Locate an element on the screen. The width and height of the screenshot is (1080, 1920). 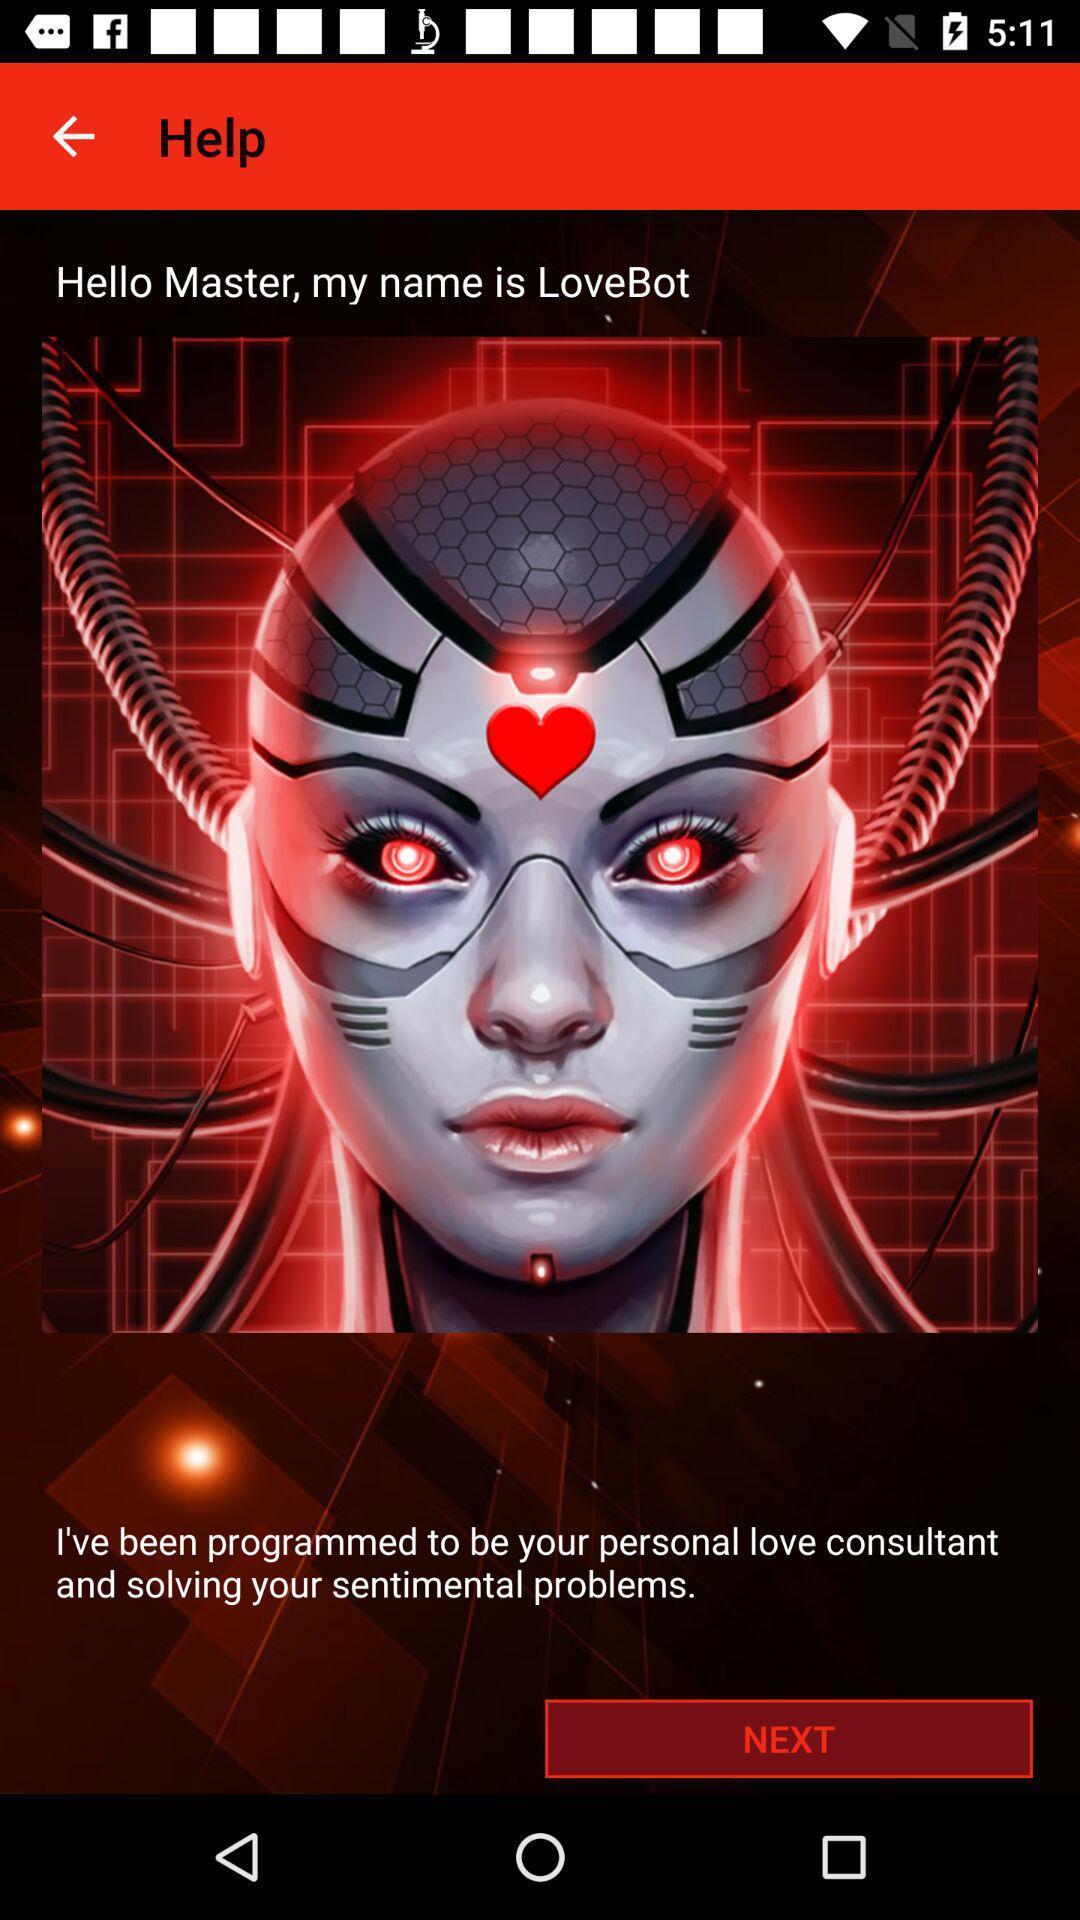
the next at the bottom right corner is located at coordinates (788, 1737).